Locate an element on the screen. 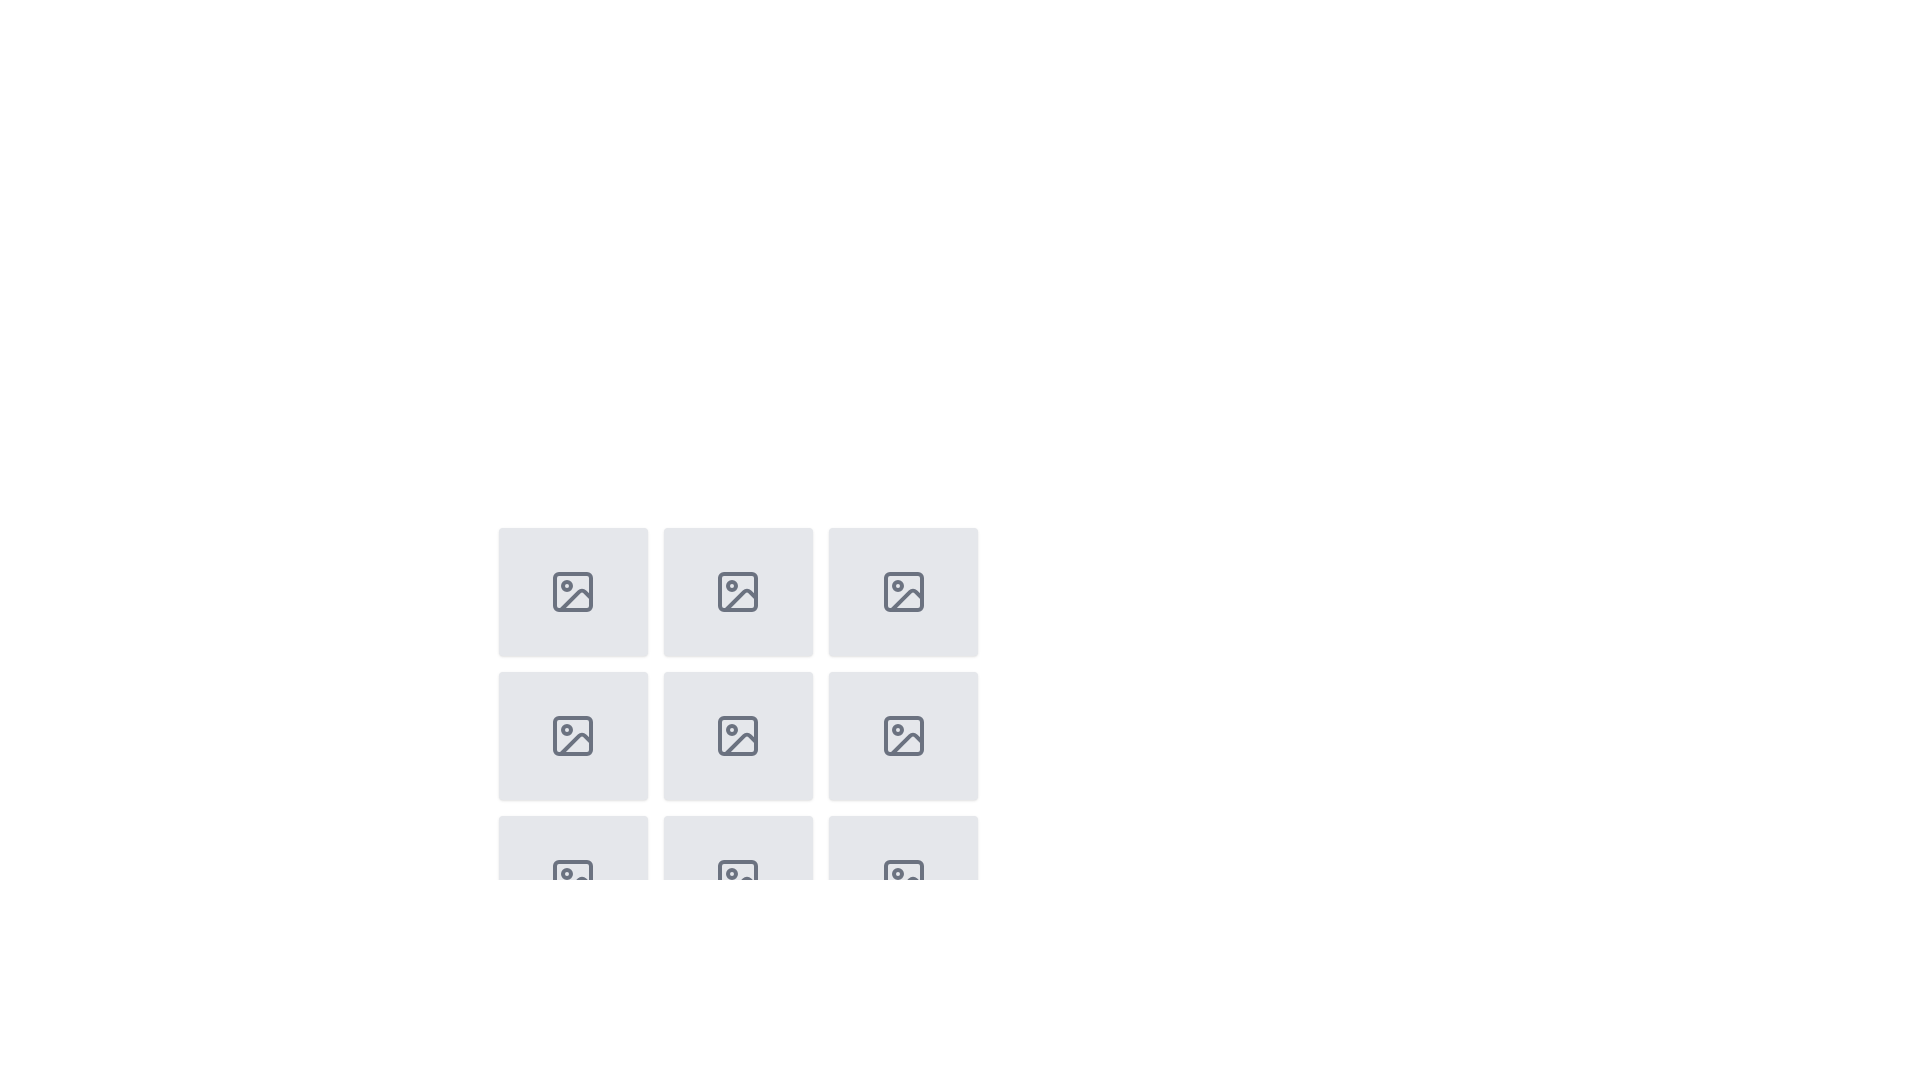  the rounded rectangle shape within the SVG-based icon, which is styled in a uniform gray tone and located in the center of the image placeholder icon is located at coordinates (737, 590).